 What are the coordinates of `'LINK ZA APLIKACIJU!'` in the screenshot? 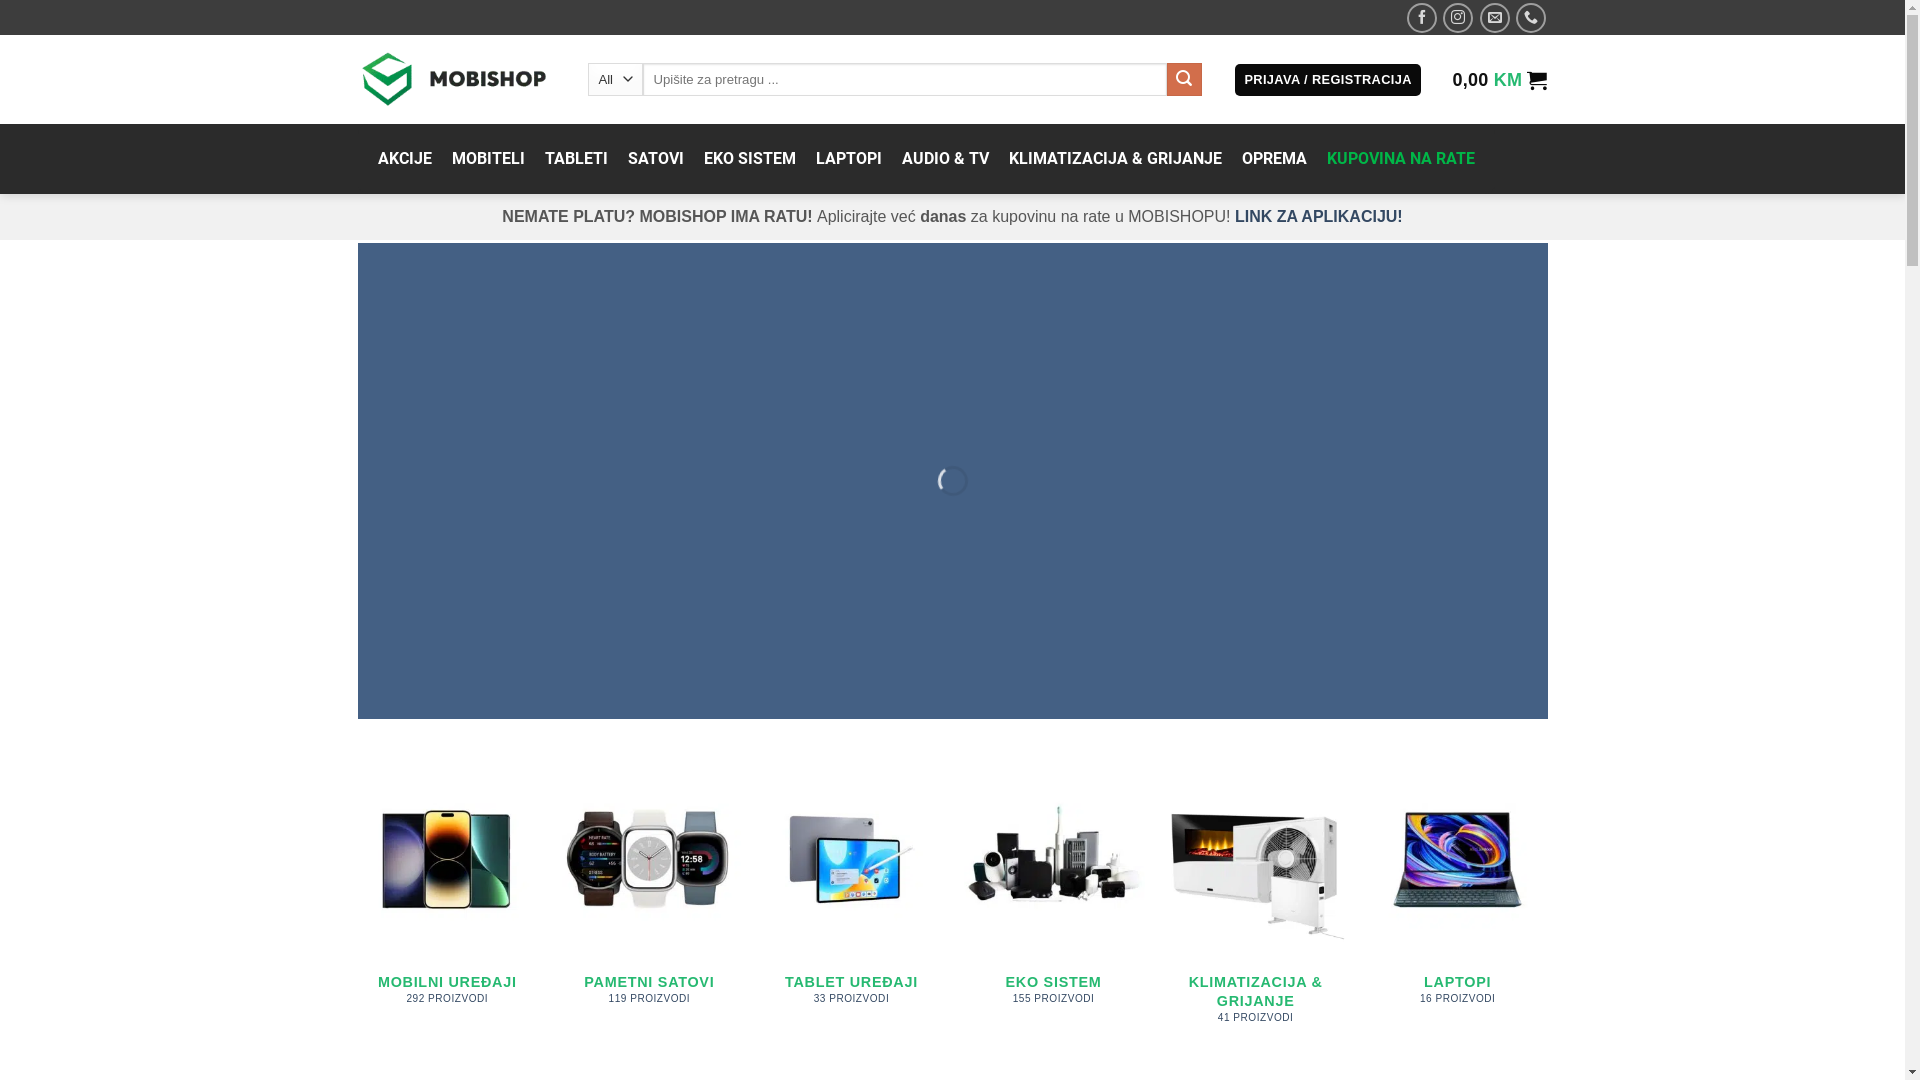 It's located at (1319, 216).